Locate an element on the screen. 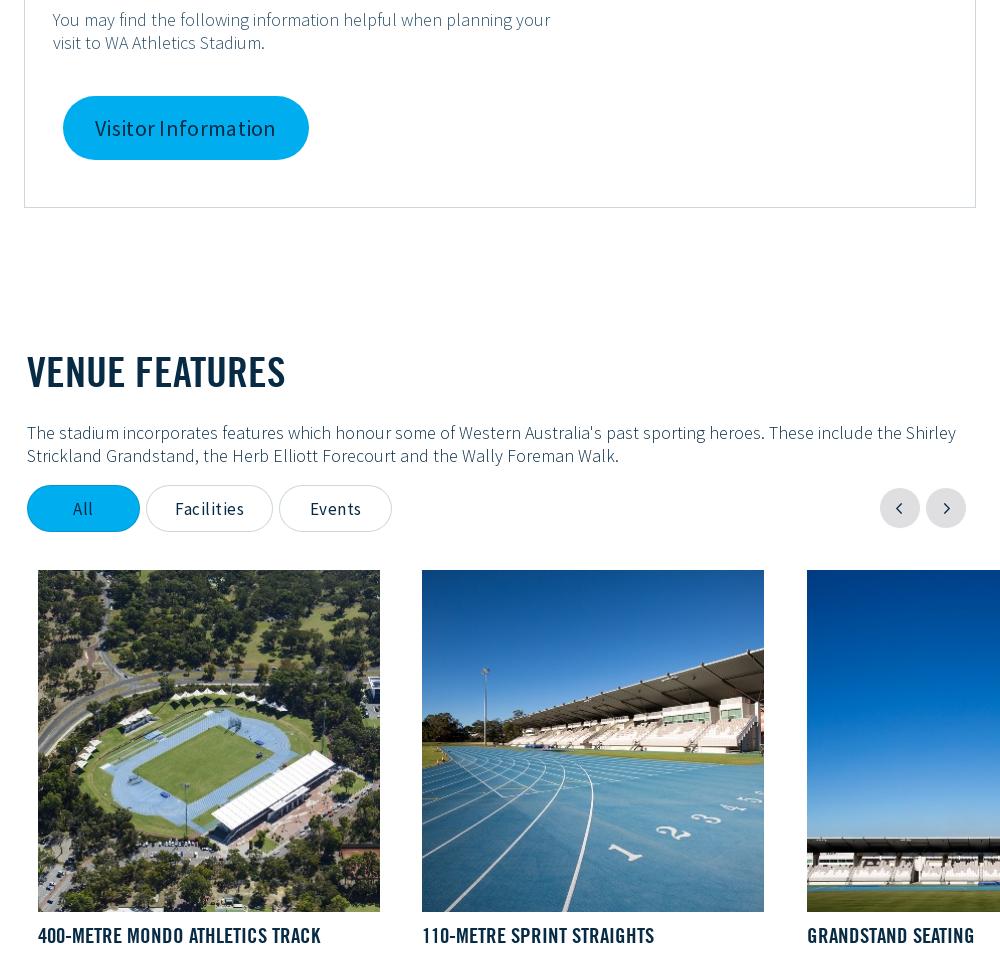 The image size is (1000, 974). 'Events' is located at coordinates (309, 509).